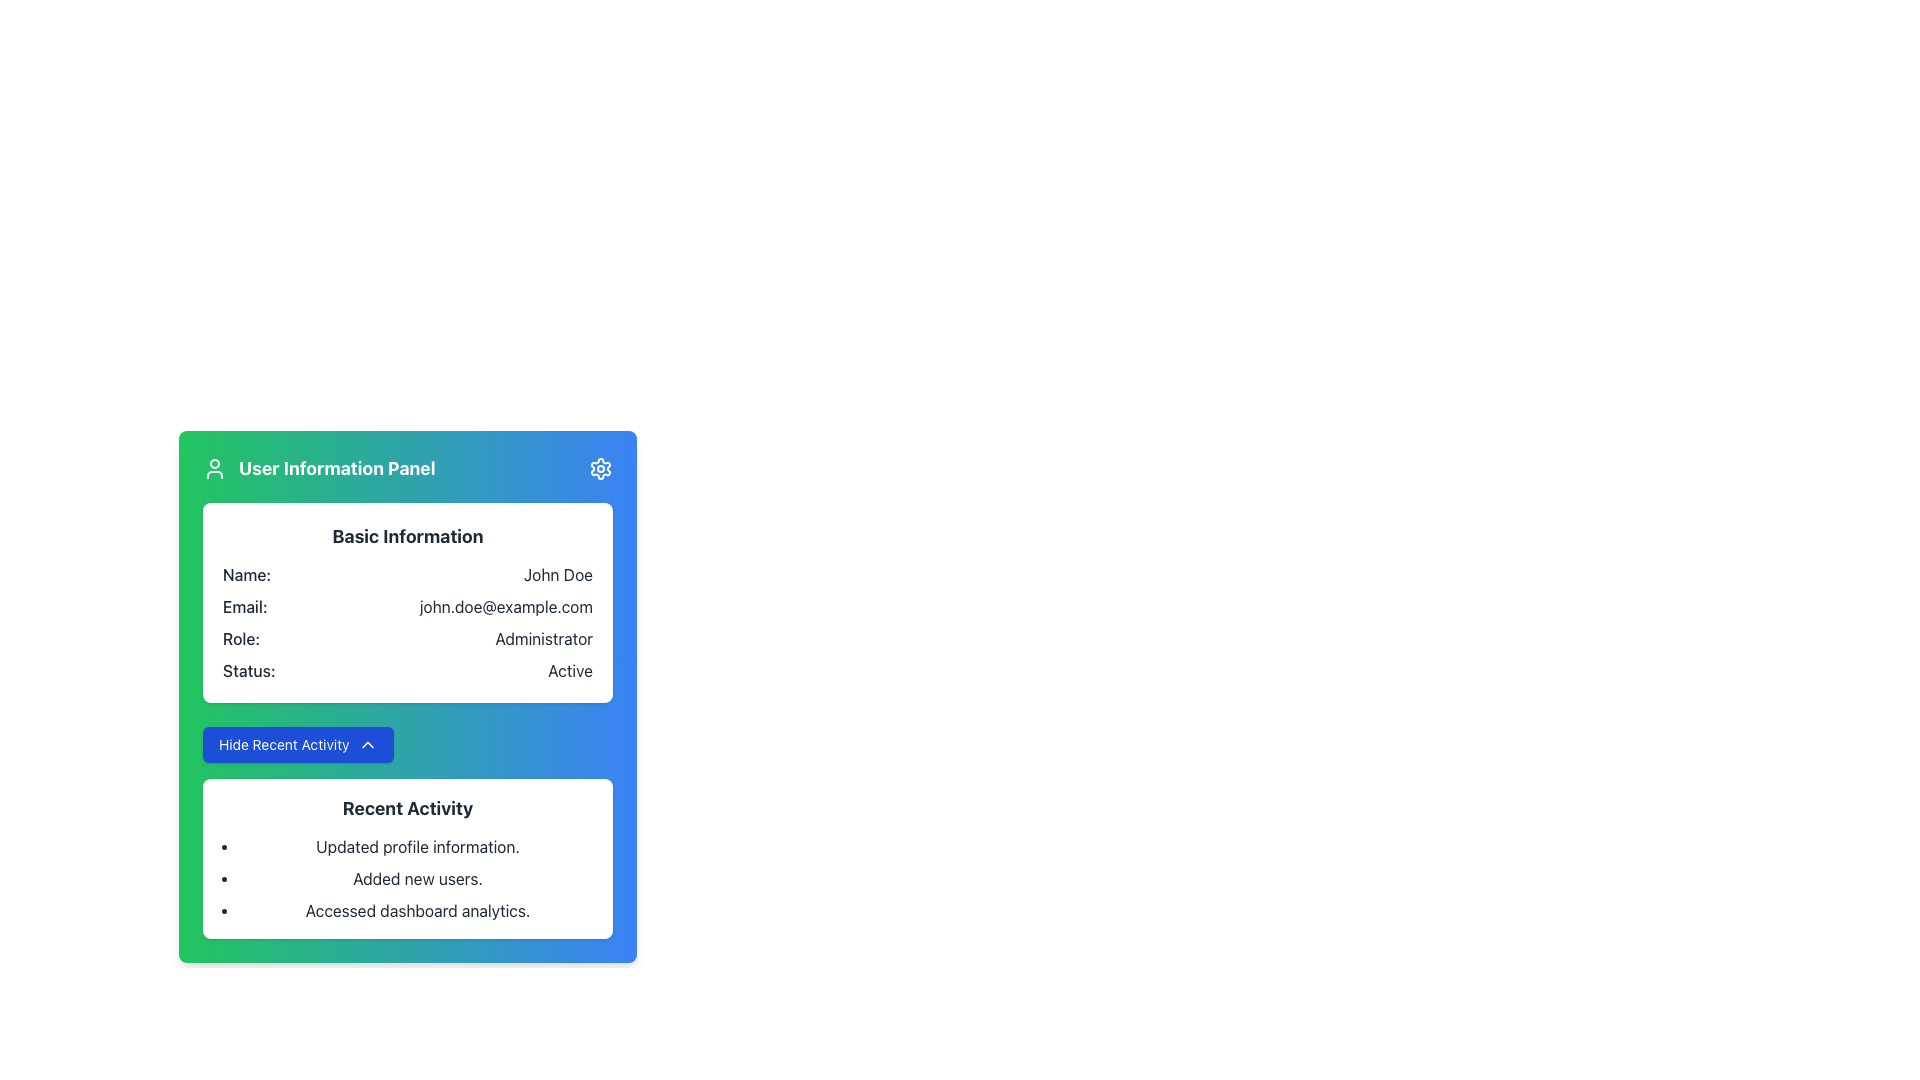  What do you see at coordinates (246, 574) in the screenshot?
I see `the text label reading 'Name:' which is positioned to the left of the name value 'John Doe' in the 'Basic Information' section of the 'User Information Panel'` at bounding box center [246, 574].